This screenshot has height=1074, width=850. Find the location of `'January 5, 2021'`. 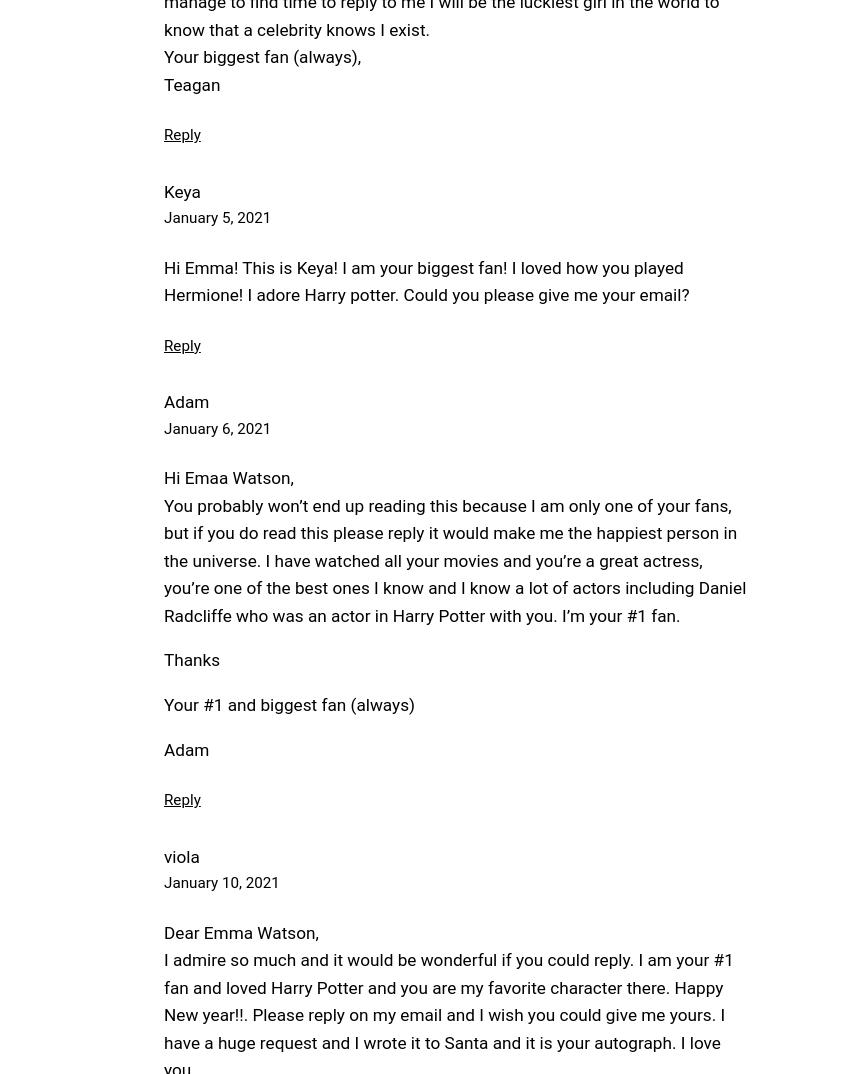

'January 5, 2021' is located at coordinates (163, 217).